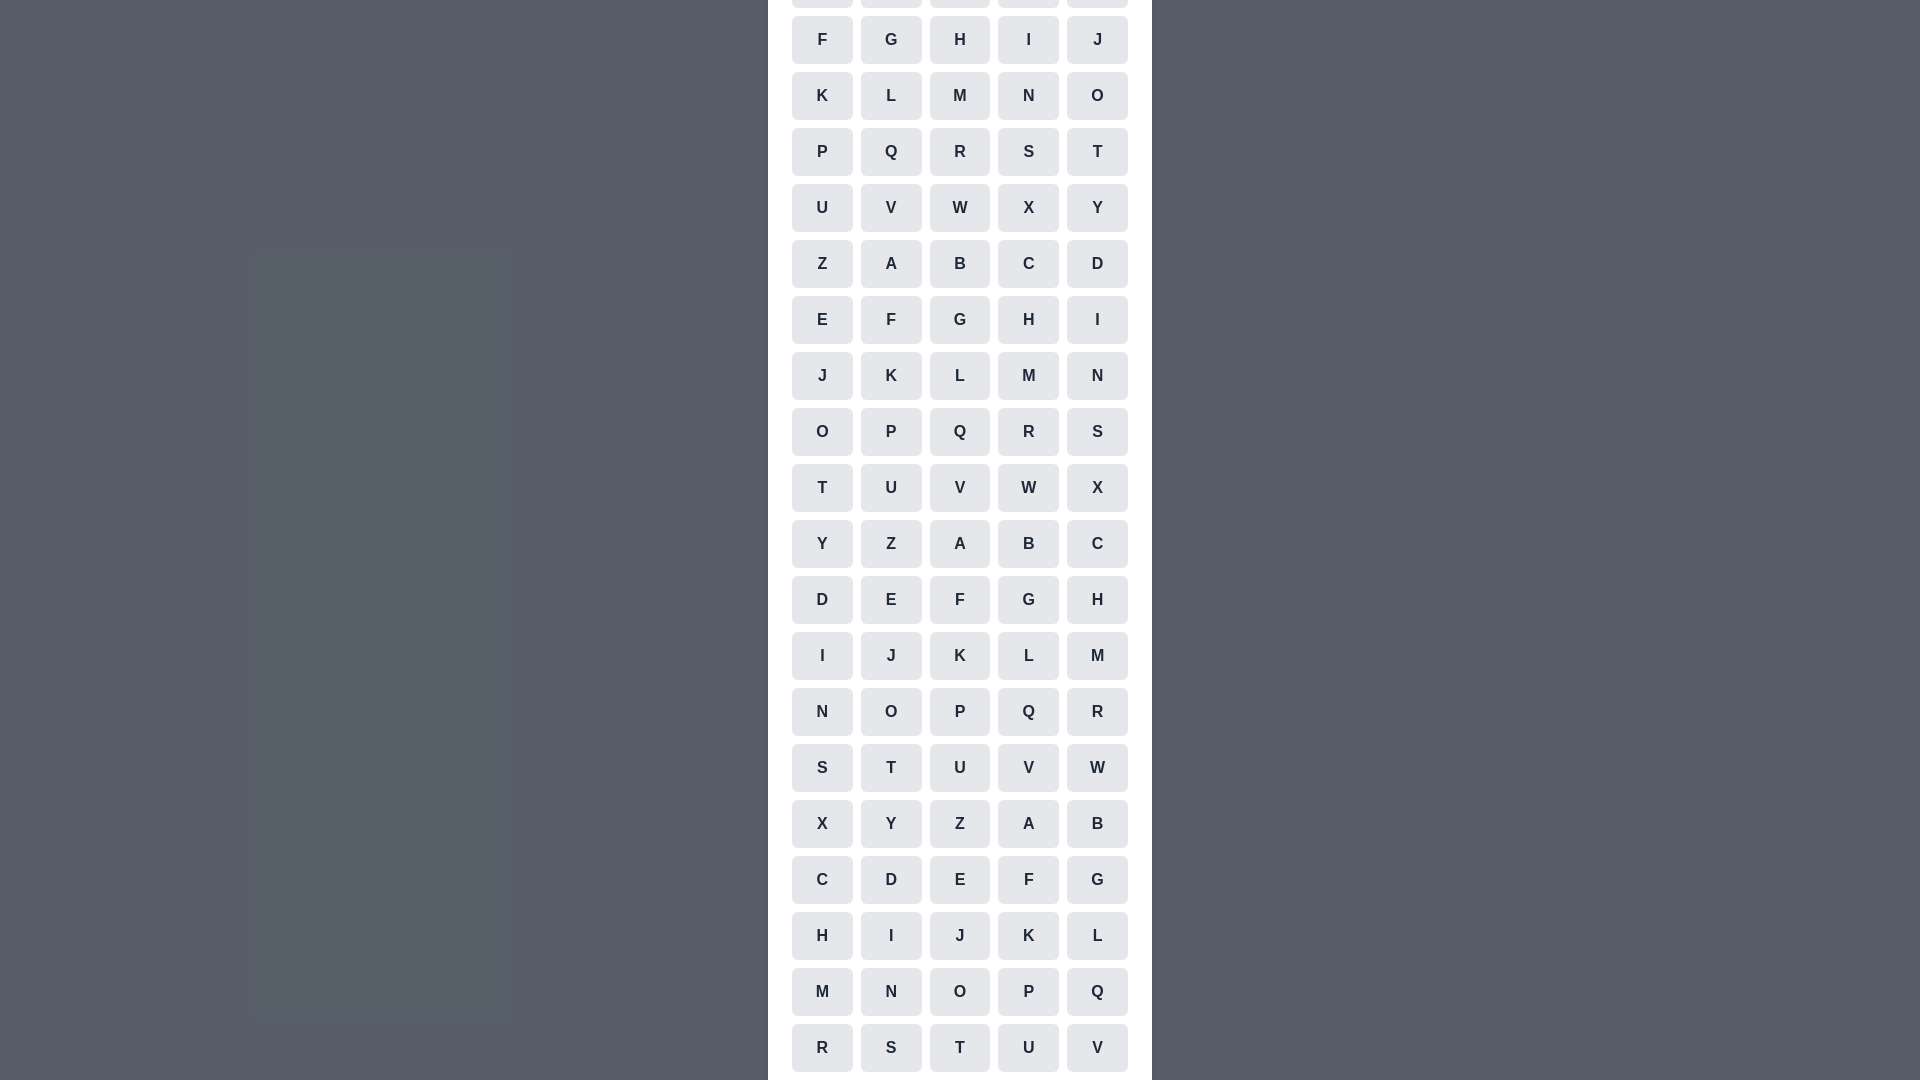 Image resolution: width=1920 pixels, height=1080 pixels. I want to click on the cell representing the character Z, so click(821, 262).